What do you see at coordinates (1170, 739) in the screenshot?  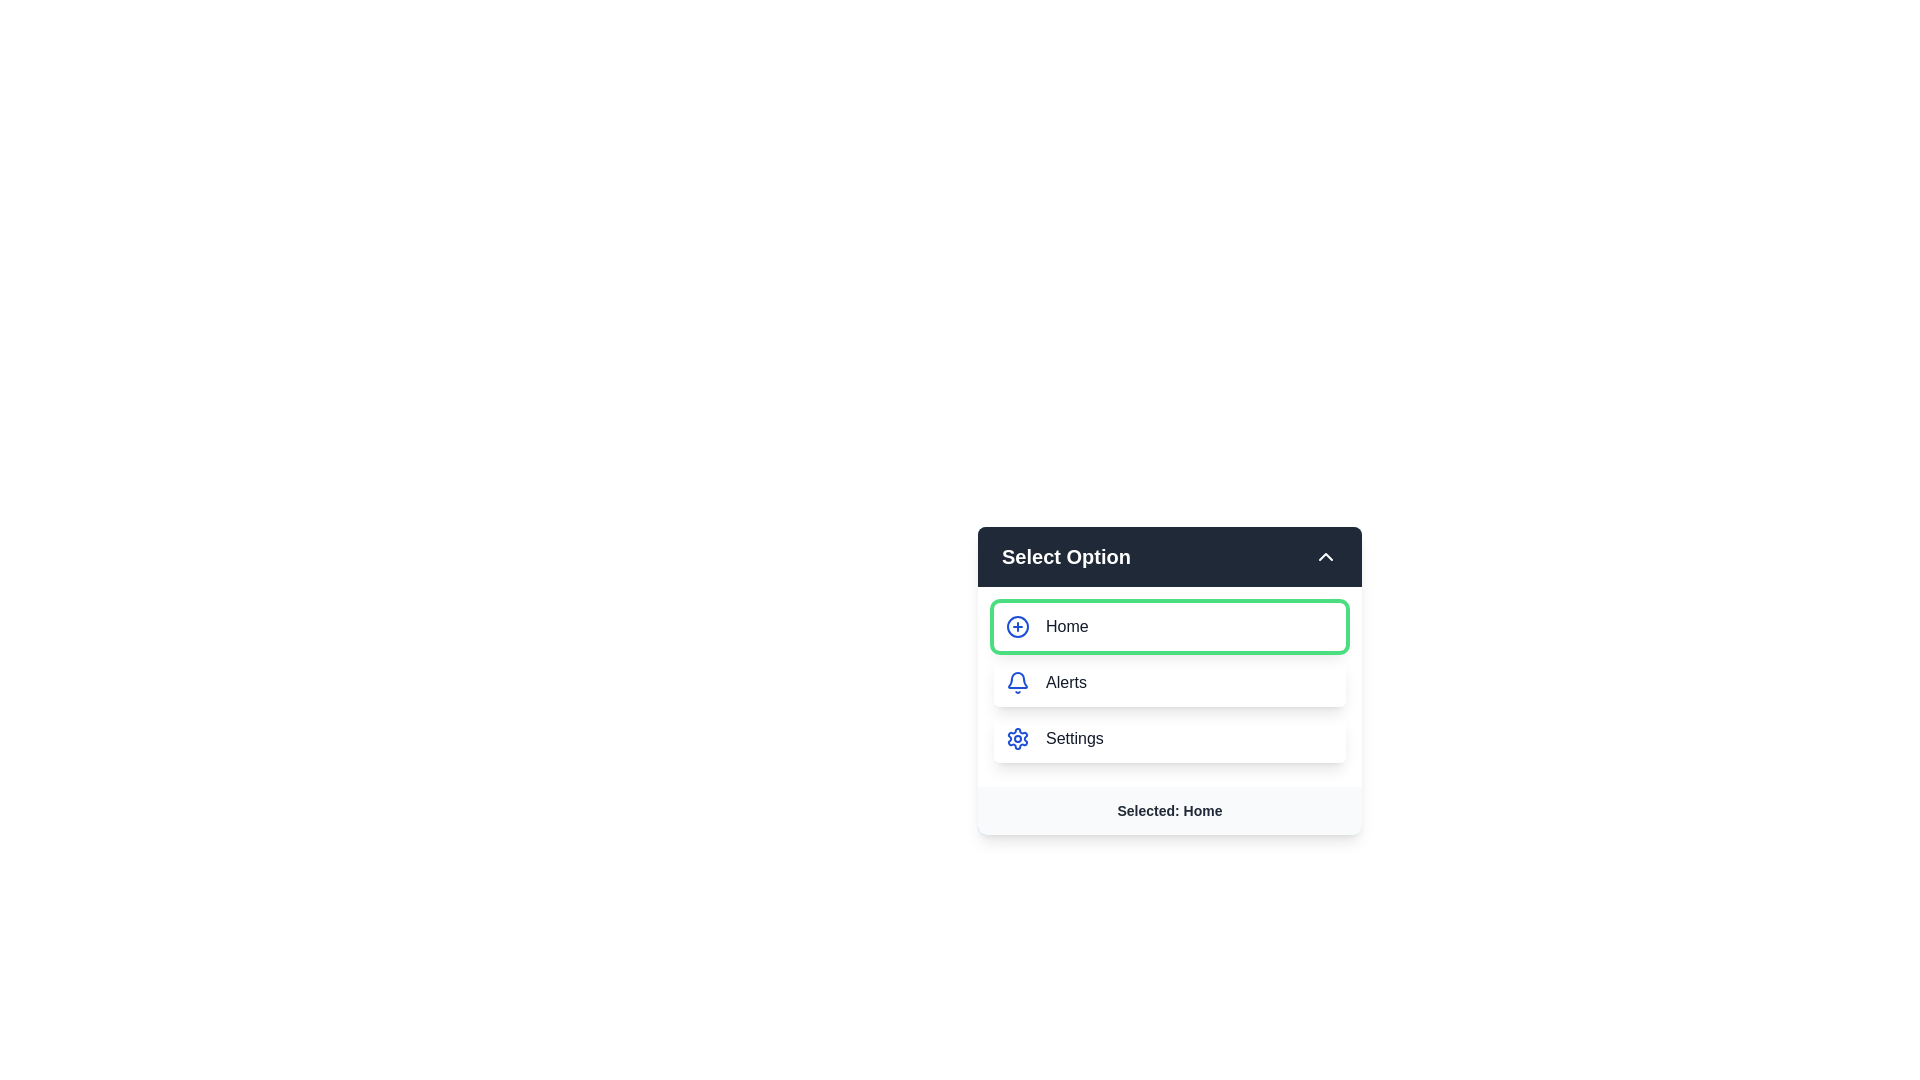 I see `the 'Settings' button, which is the third item in a vertical list located below 'Alerts'` at bounding box center [1170, 739].